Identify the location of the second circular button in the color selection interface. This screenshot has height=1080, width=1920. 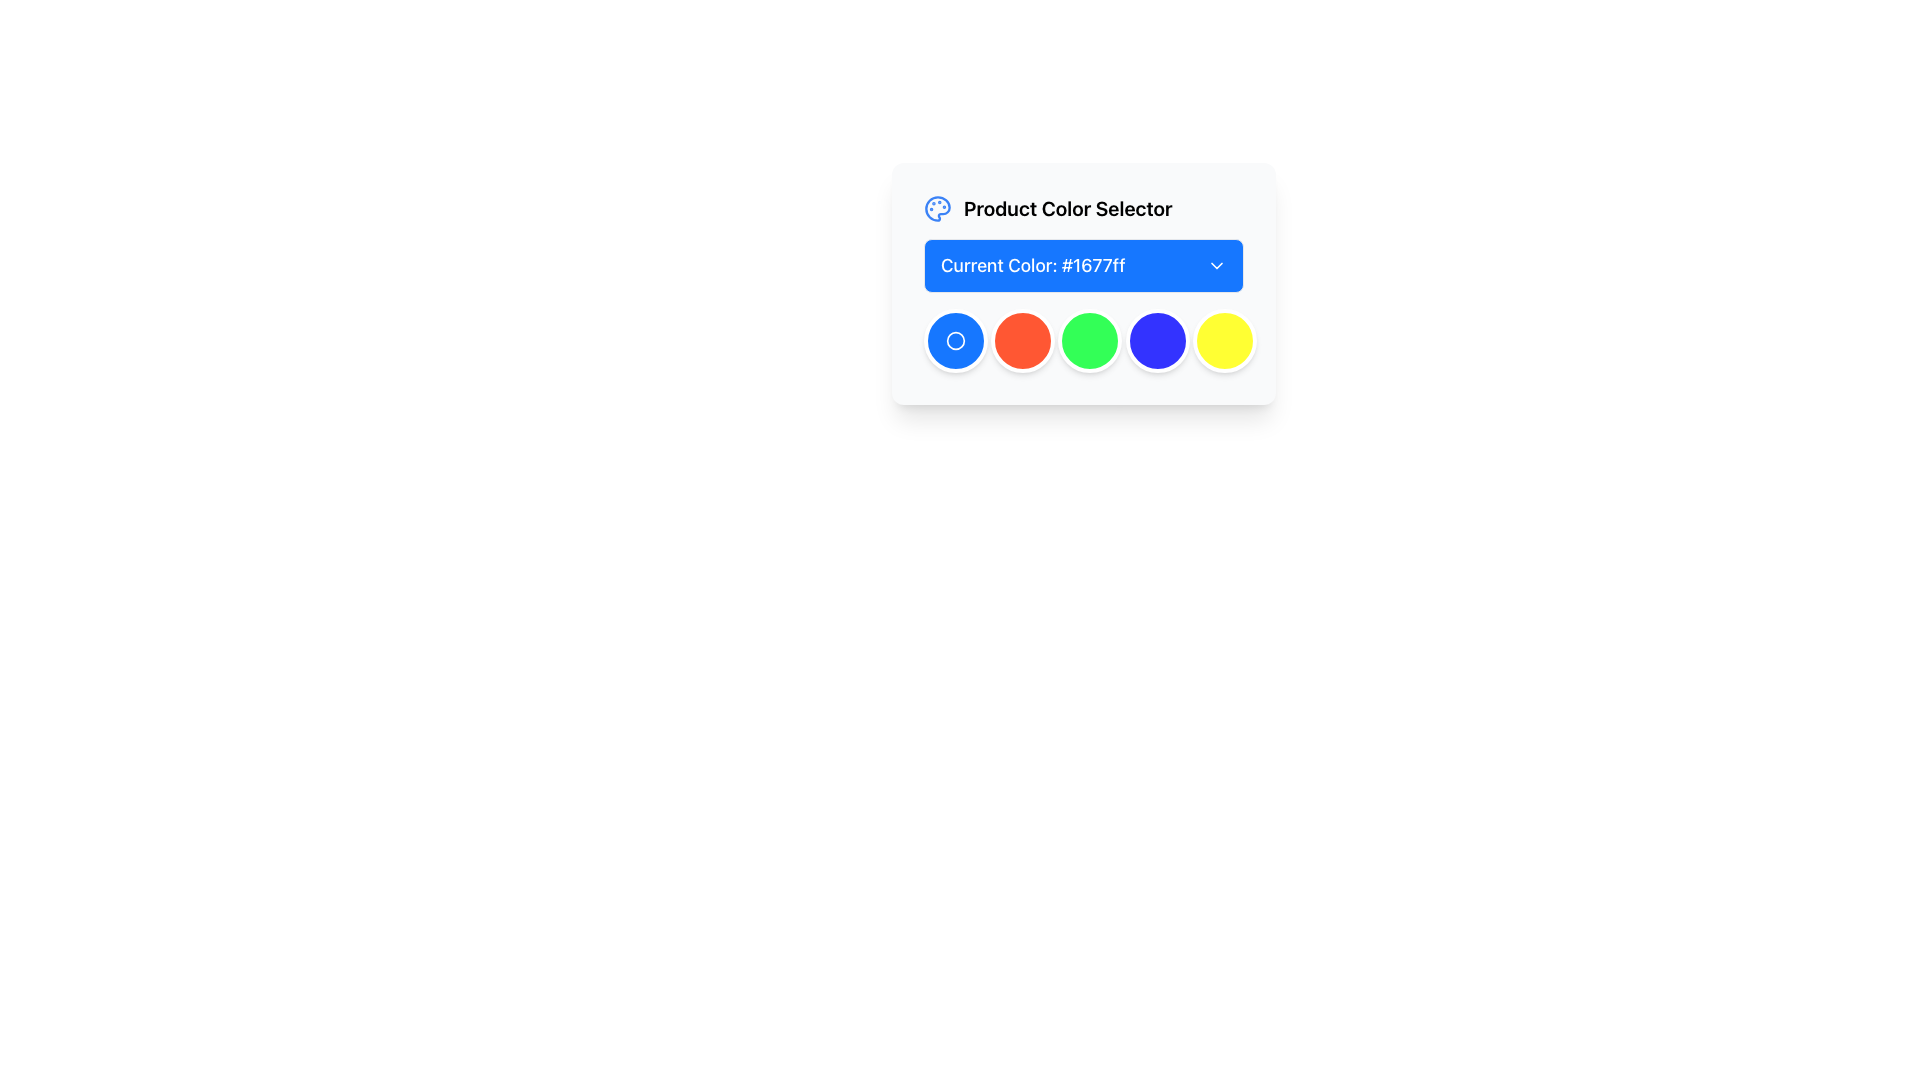
(1023, 339).